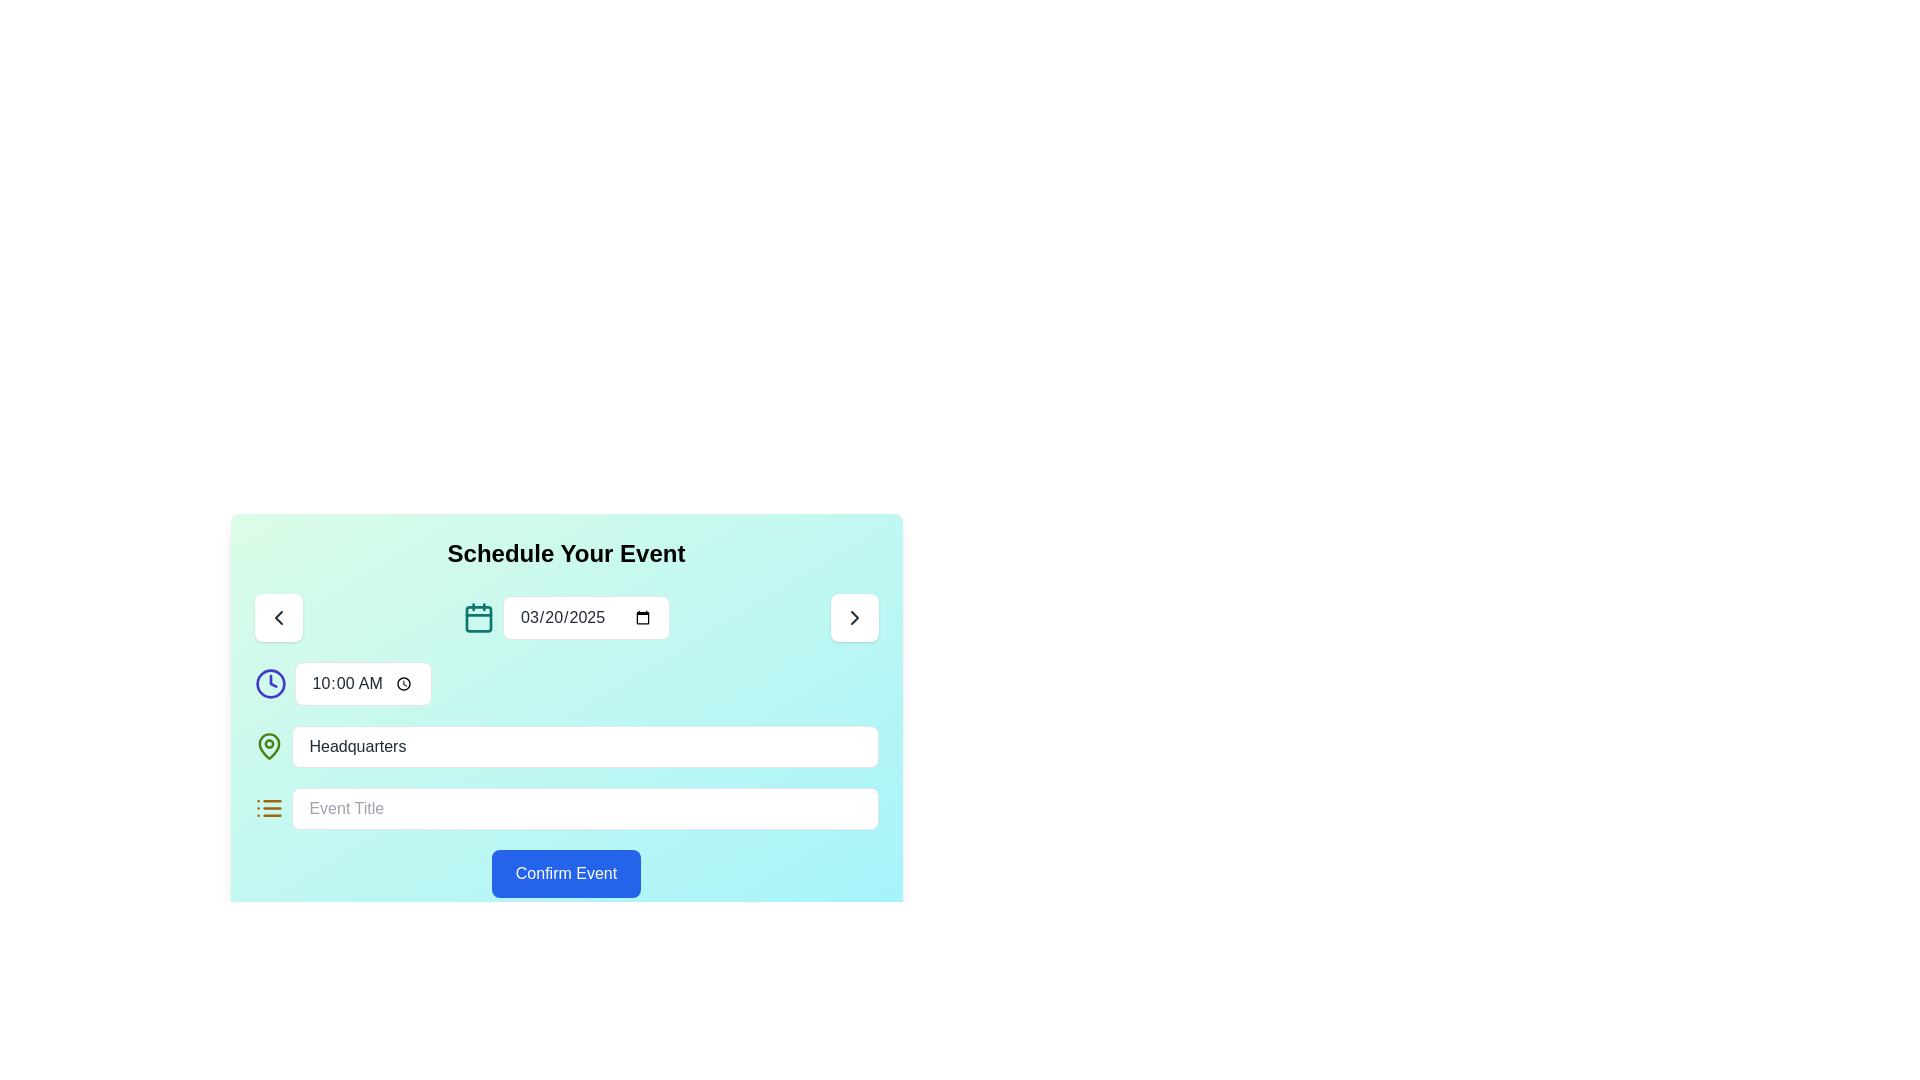 The width and height of the screenshot is (1920, 1080). What do you see at coordinates (478, 616) in the screenshot?
I see `the date picker icon located in the light blue panel next to the text input field displaying the date '03/20/2025'` at bounding box center [478, 616].